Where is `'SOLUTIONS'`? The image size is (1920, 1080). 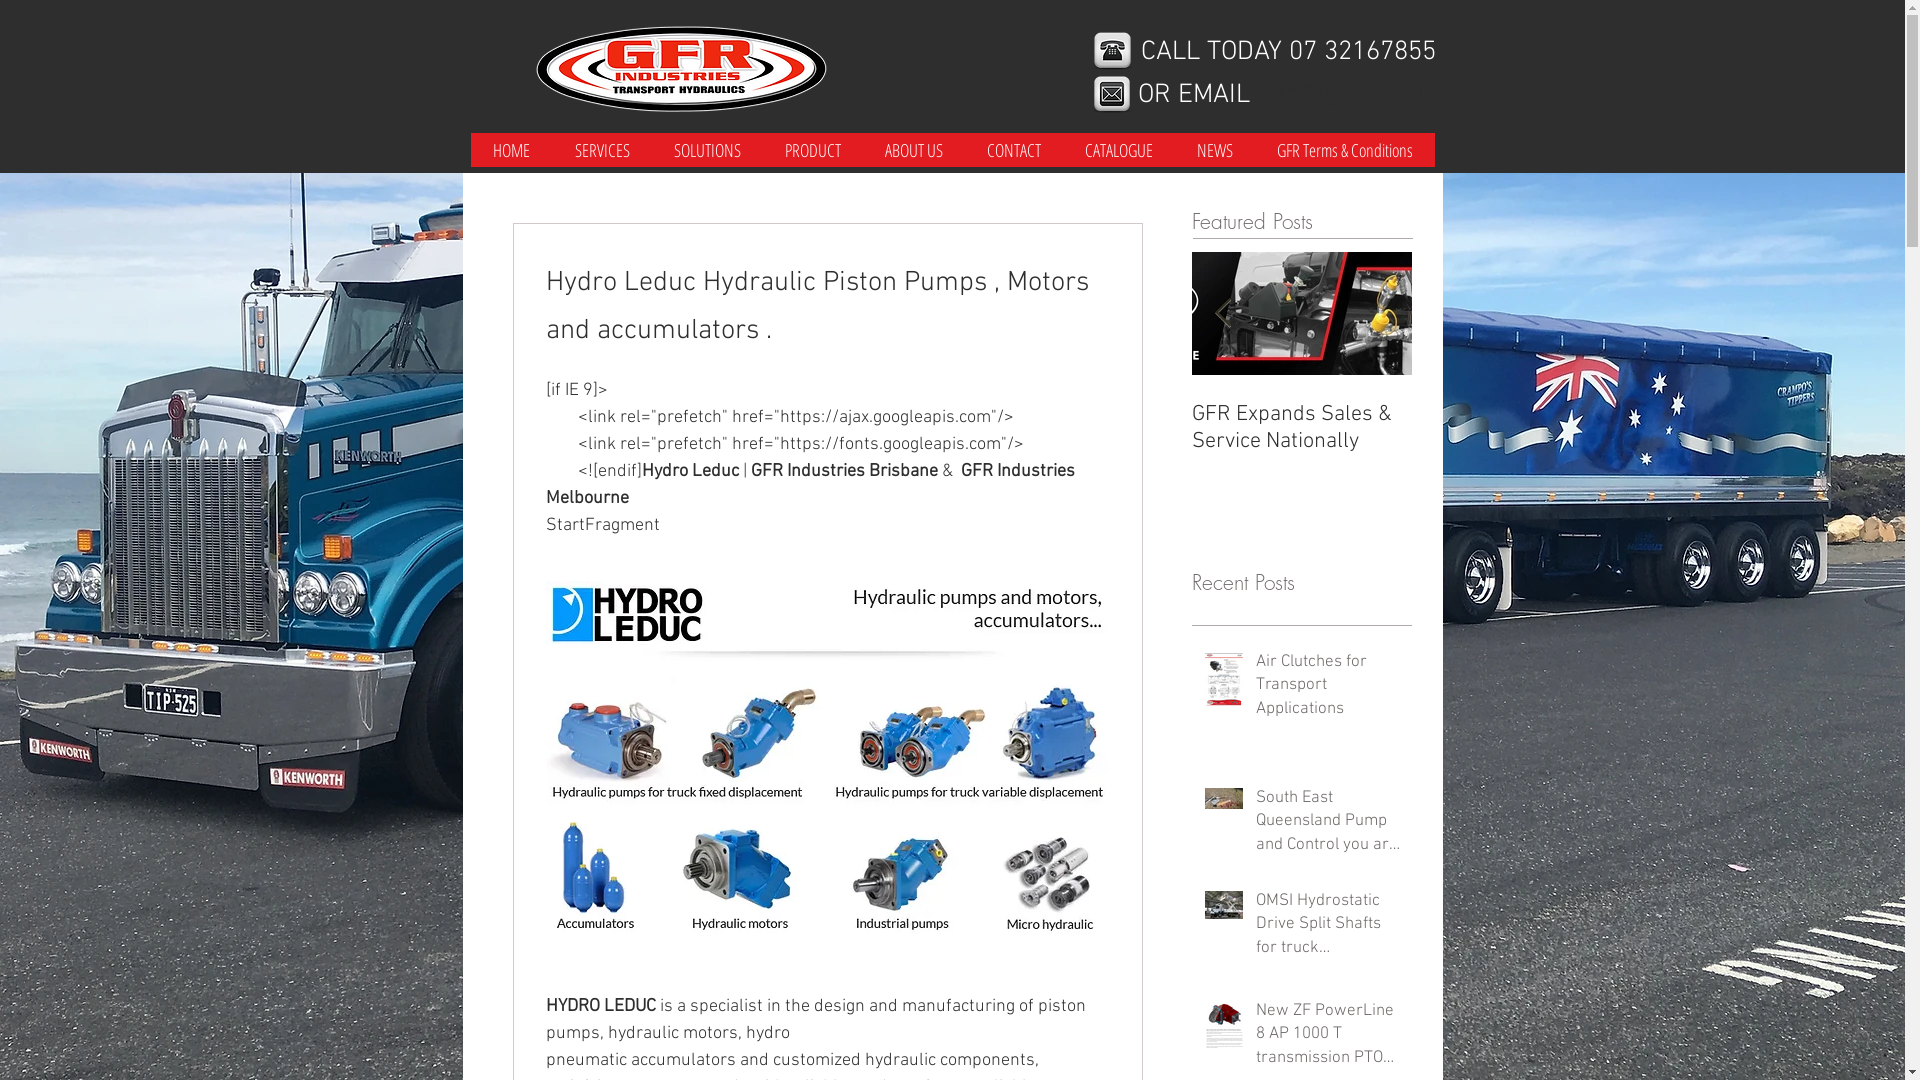
'SOLUTIONS' is located at coordinates (707, 149).